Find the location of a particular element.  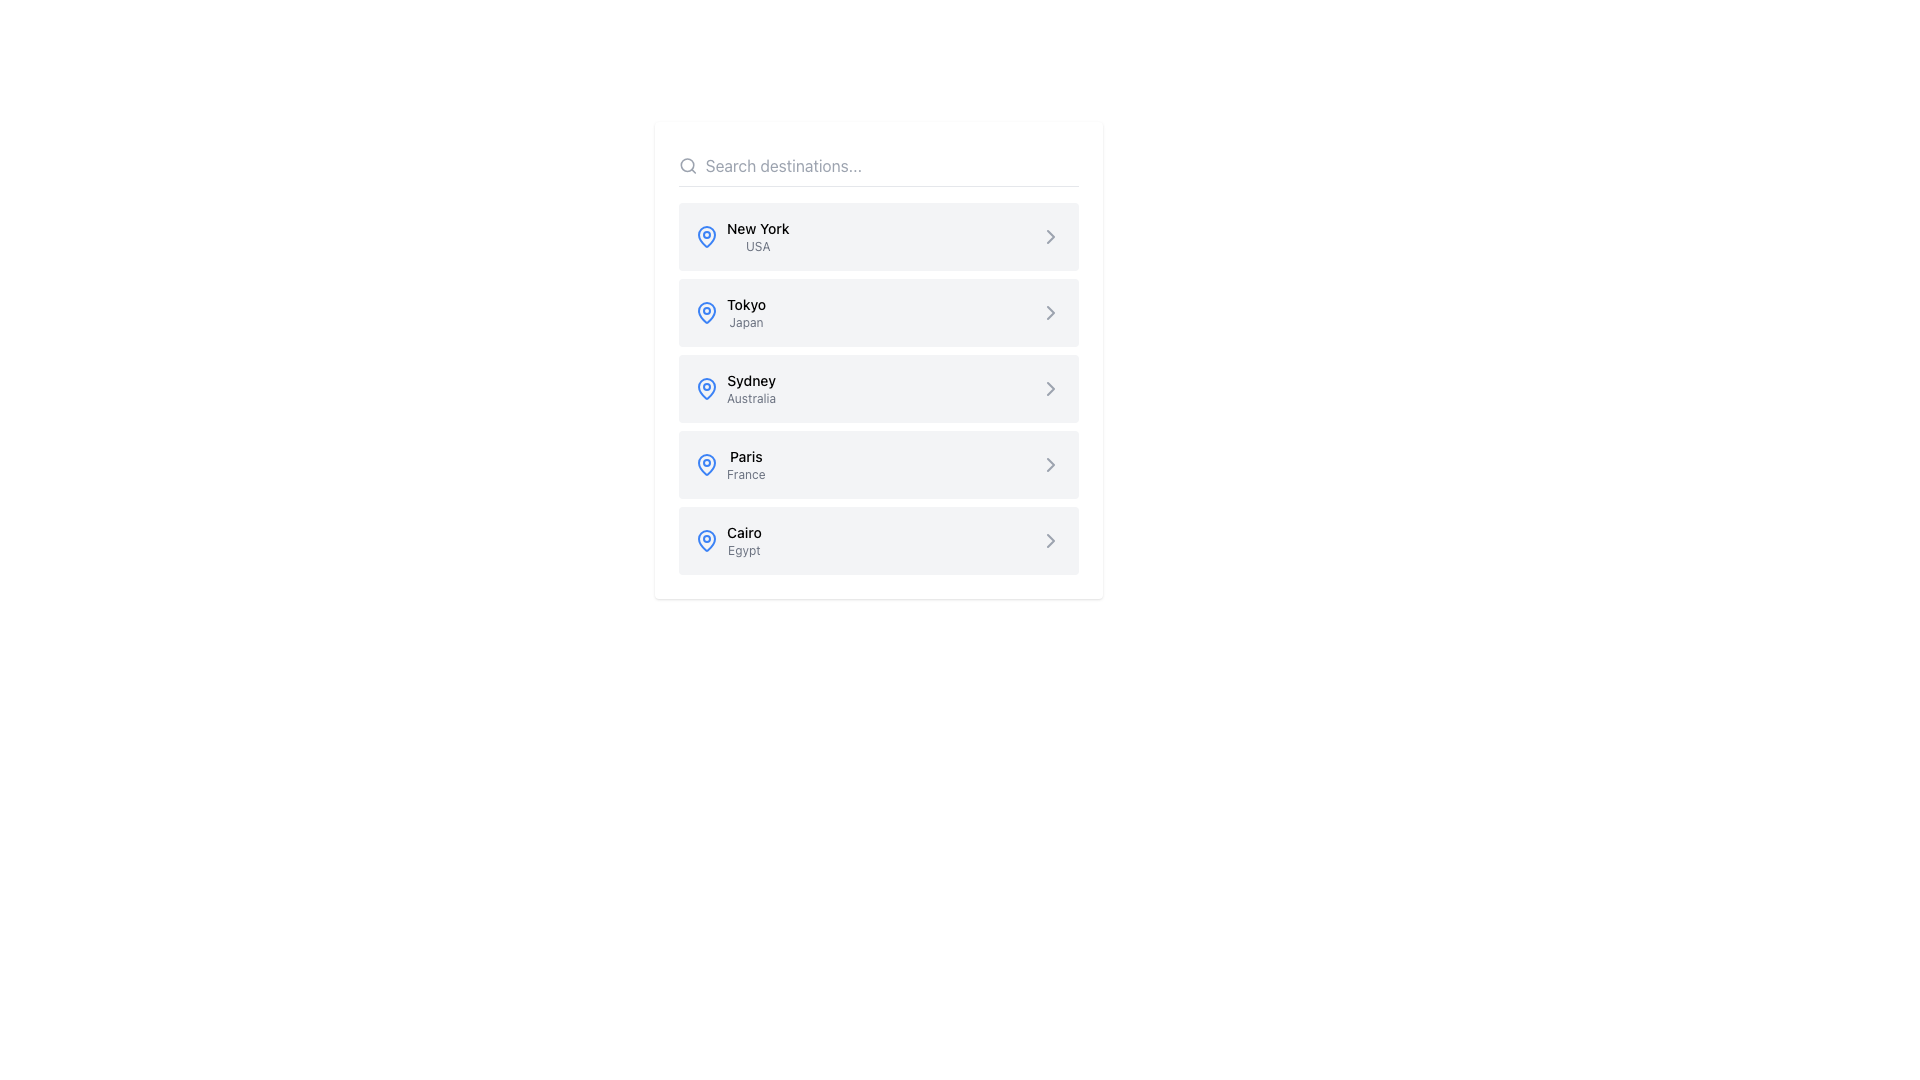

the fourth list item representing Paris, France is located at coordinates (878, 465).